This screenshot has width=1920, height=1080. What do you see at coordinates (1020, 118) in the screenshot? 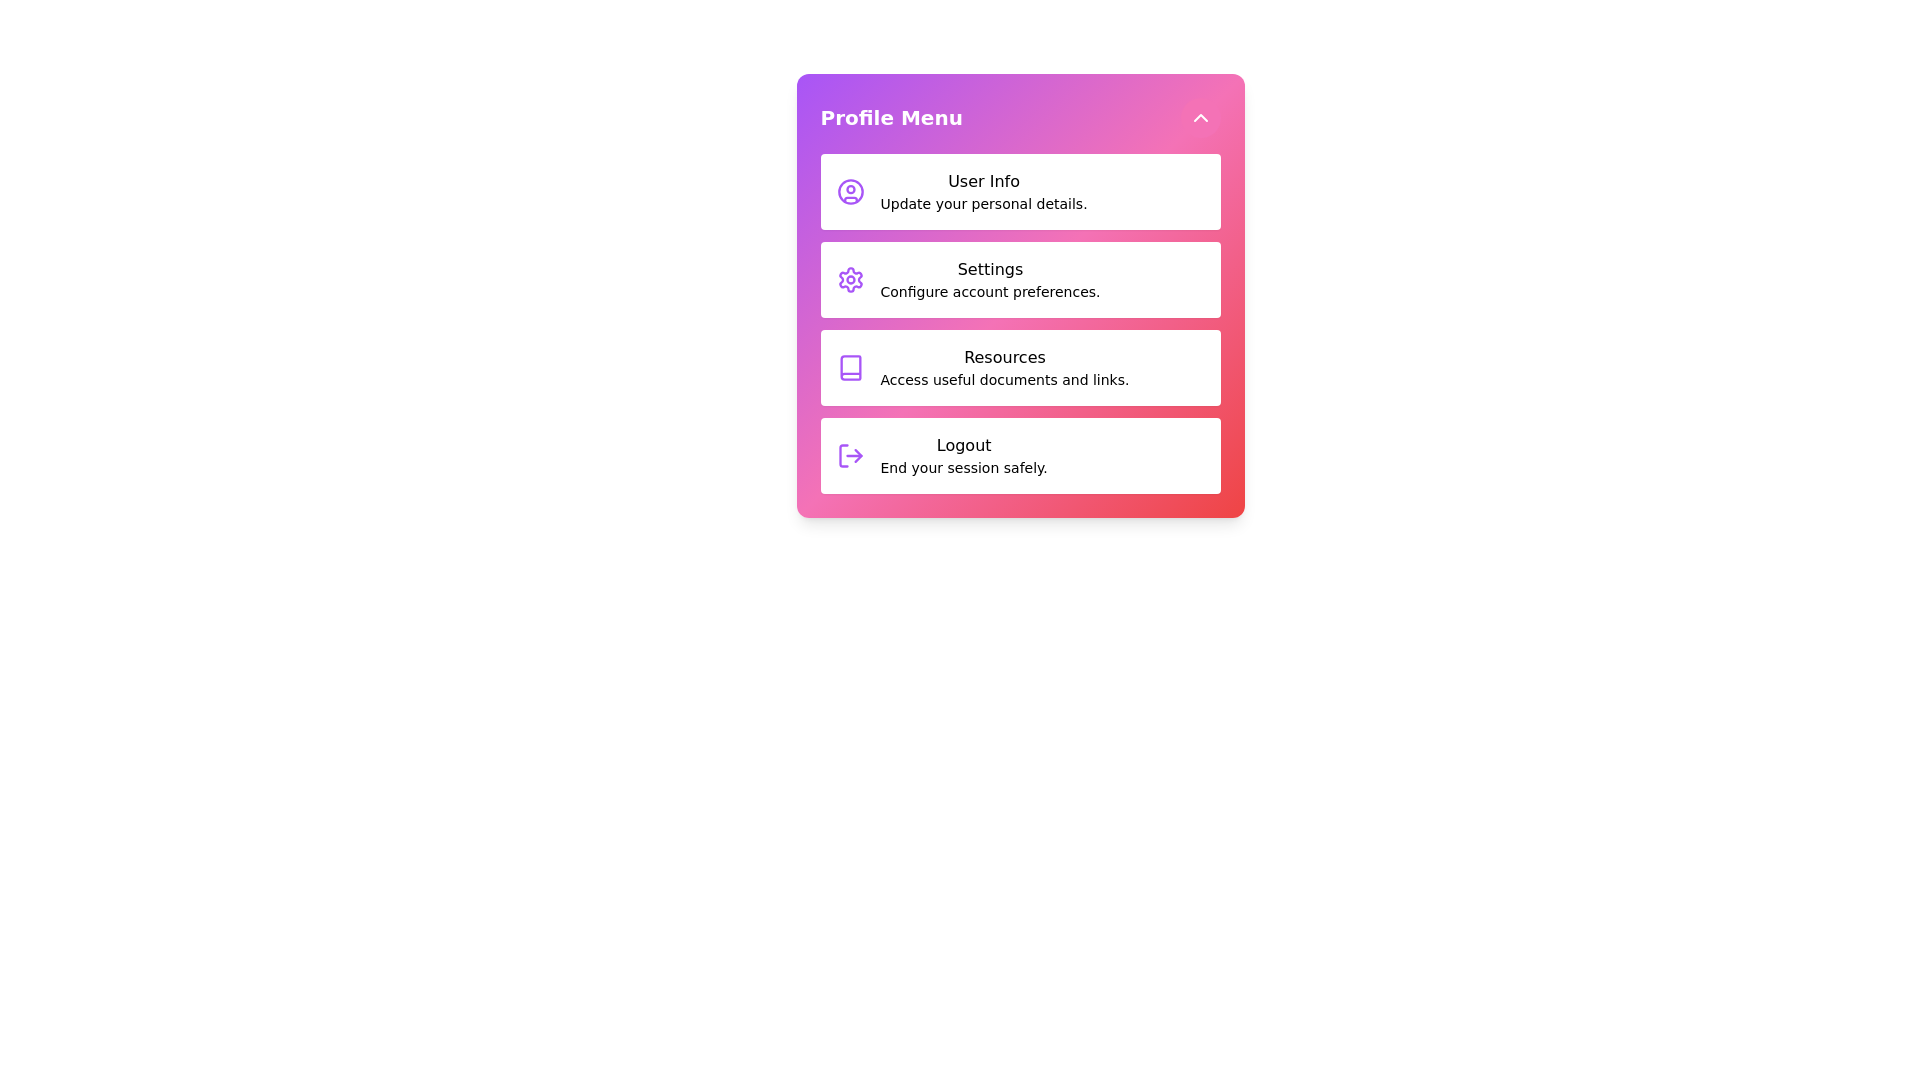
I see `the menu header to toggle the menu's expanded state` at bounding box center [1020, 118].